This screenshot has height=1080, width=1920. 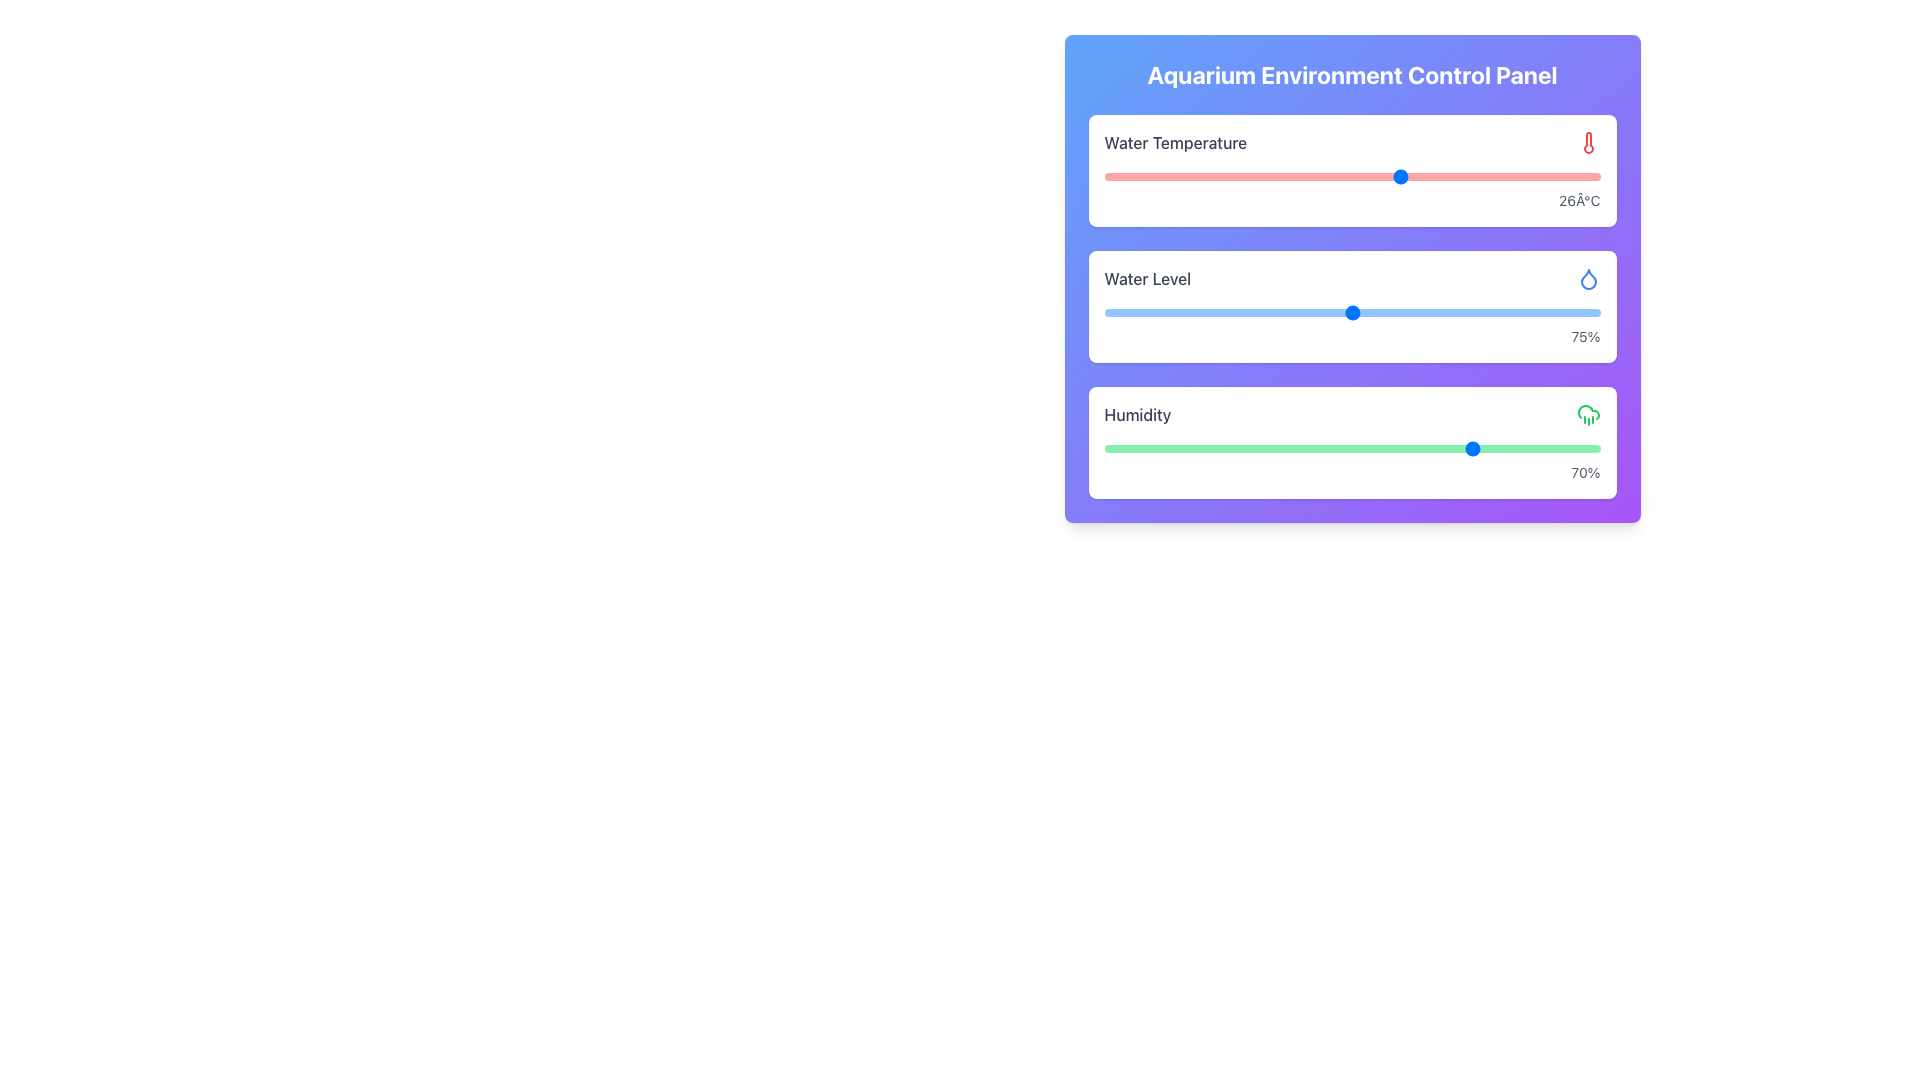 I want to click on temperature, so click(x=1401, y=176).